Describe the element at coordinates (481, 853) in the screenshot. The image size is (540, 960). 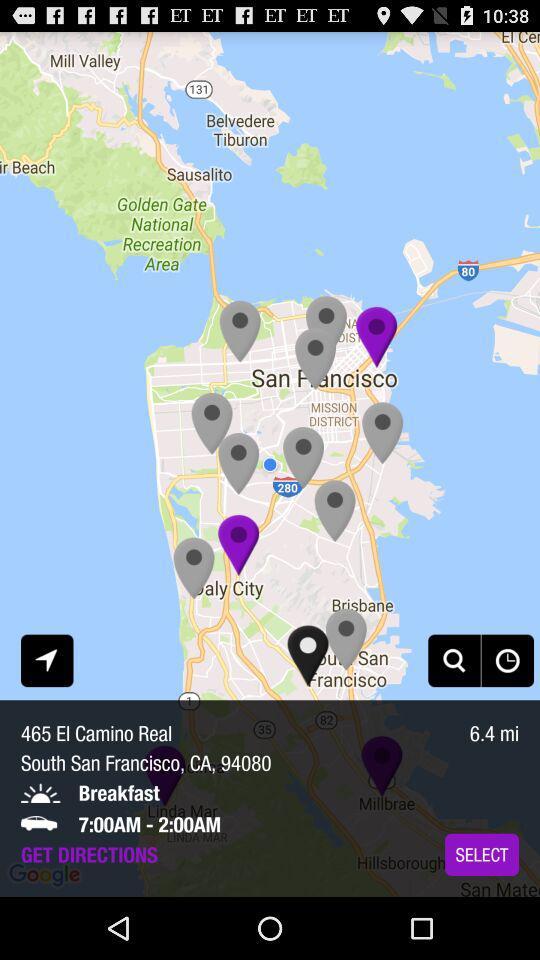
I see `the app below the 6.4 mi` at that location.